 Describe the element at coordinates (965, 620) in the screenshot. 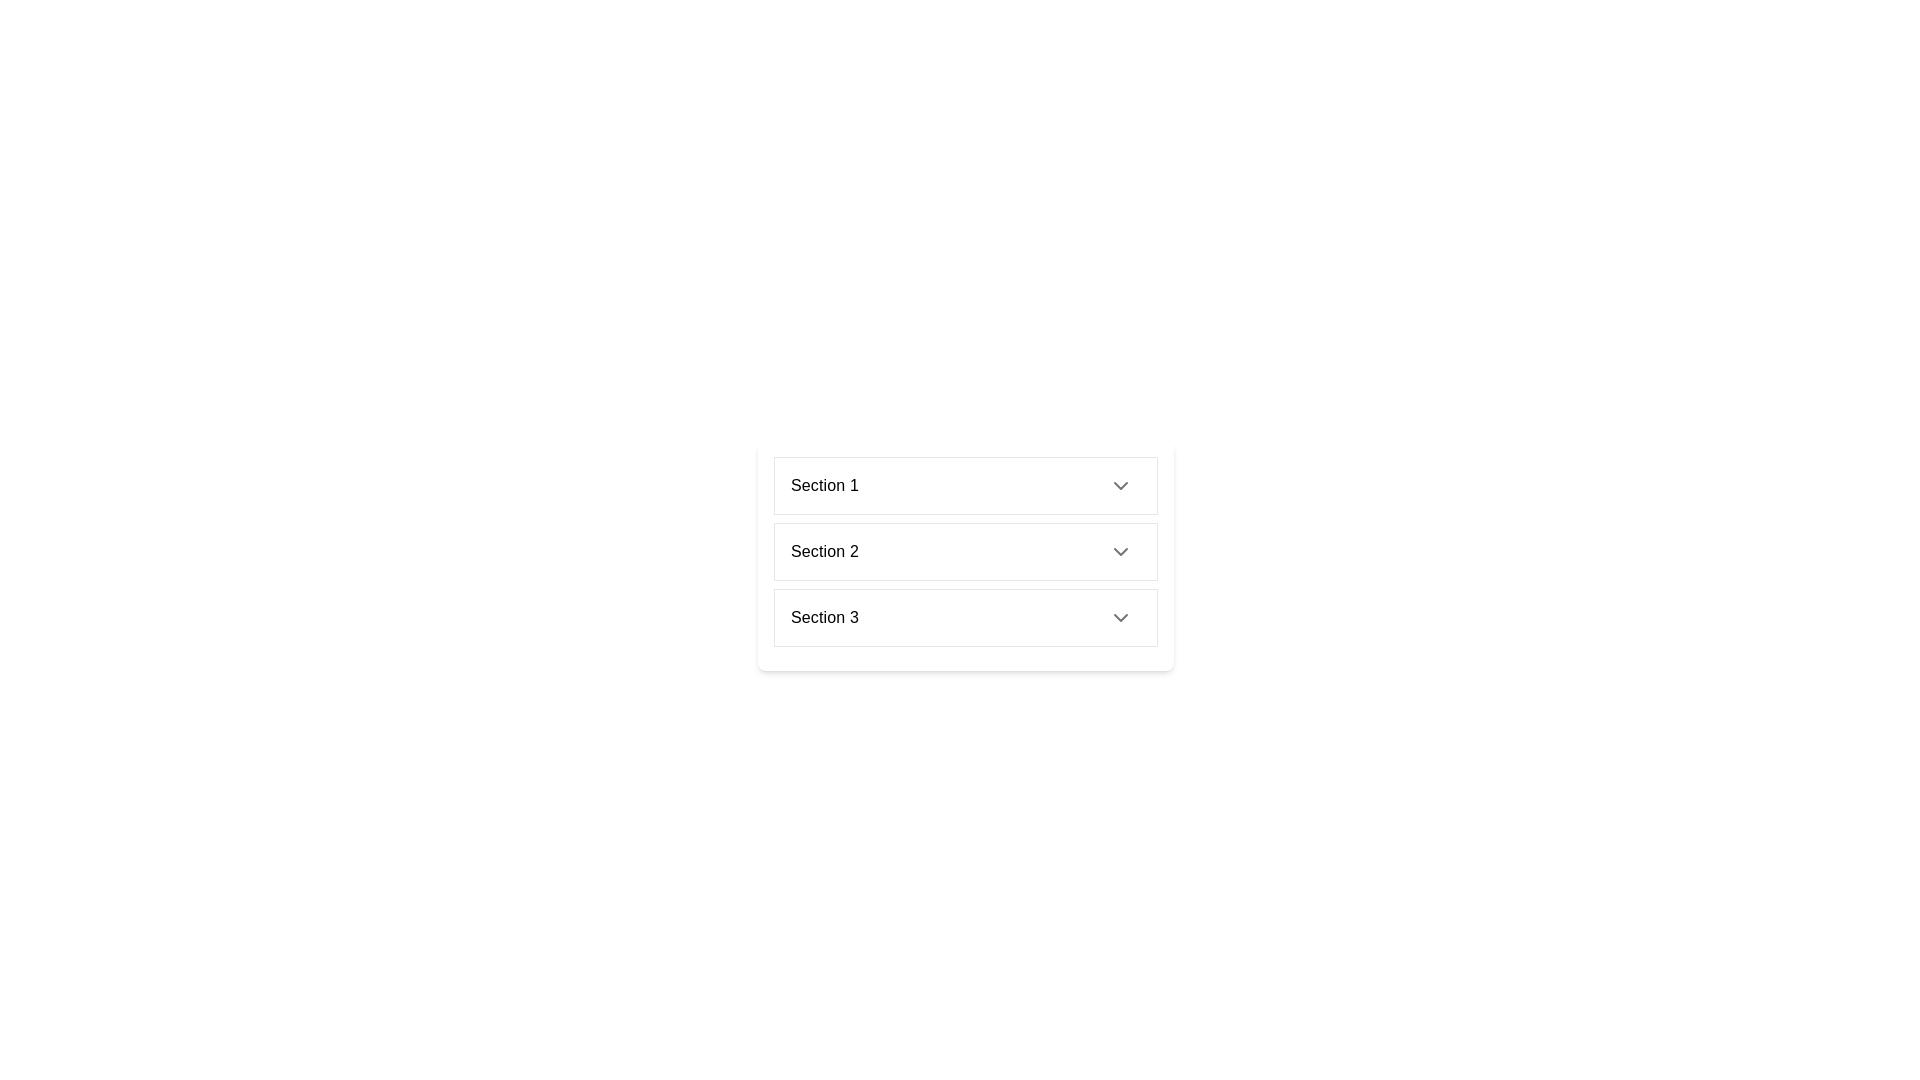

I see `the third expandable list item located below 'Section 2'` at that location.